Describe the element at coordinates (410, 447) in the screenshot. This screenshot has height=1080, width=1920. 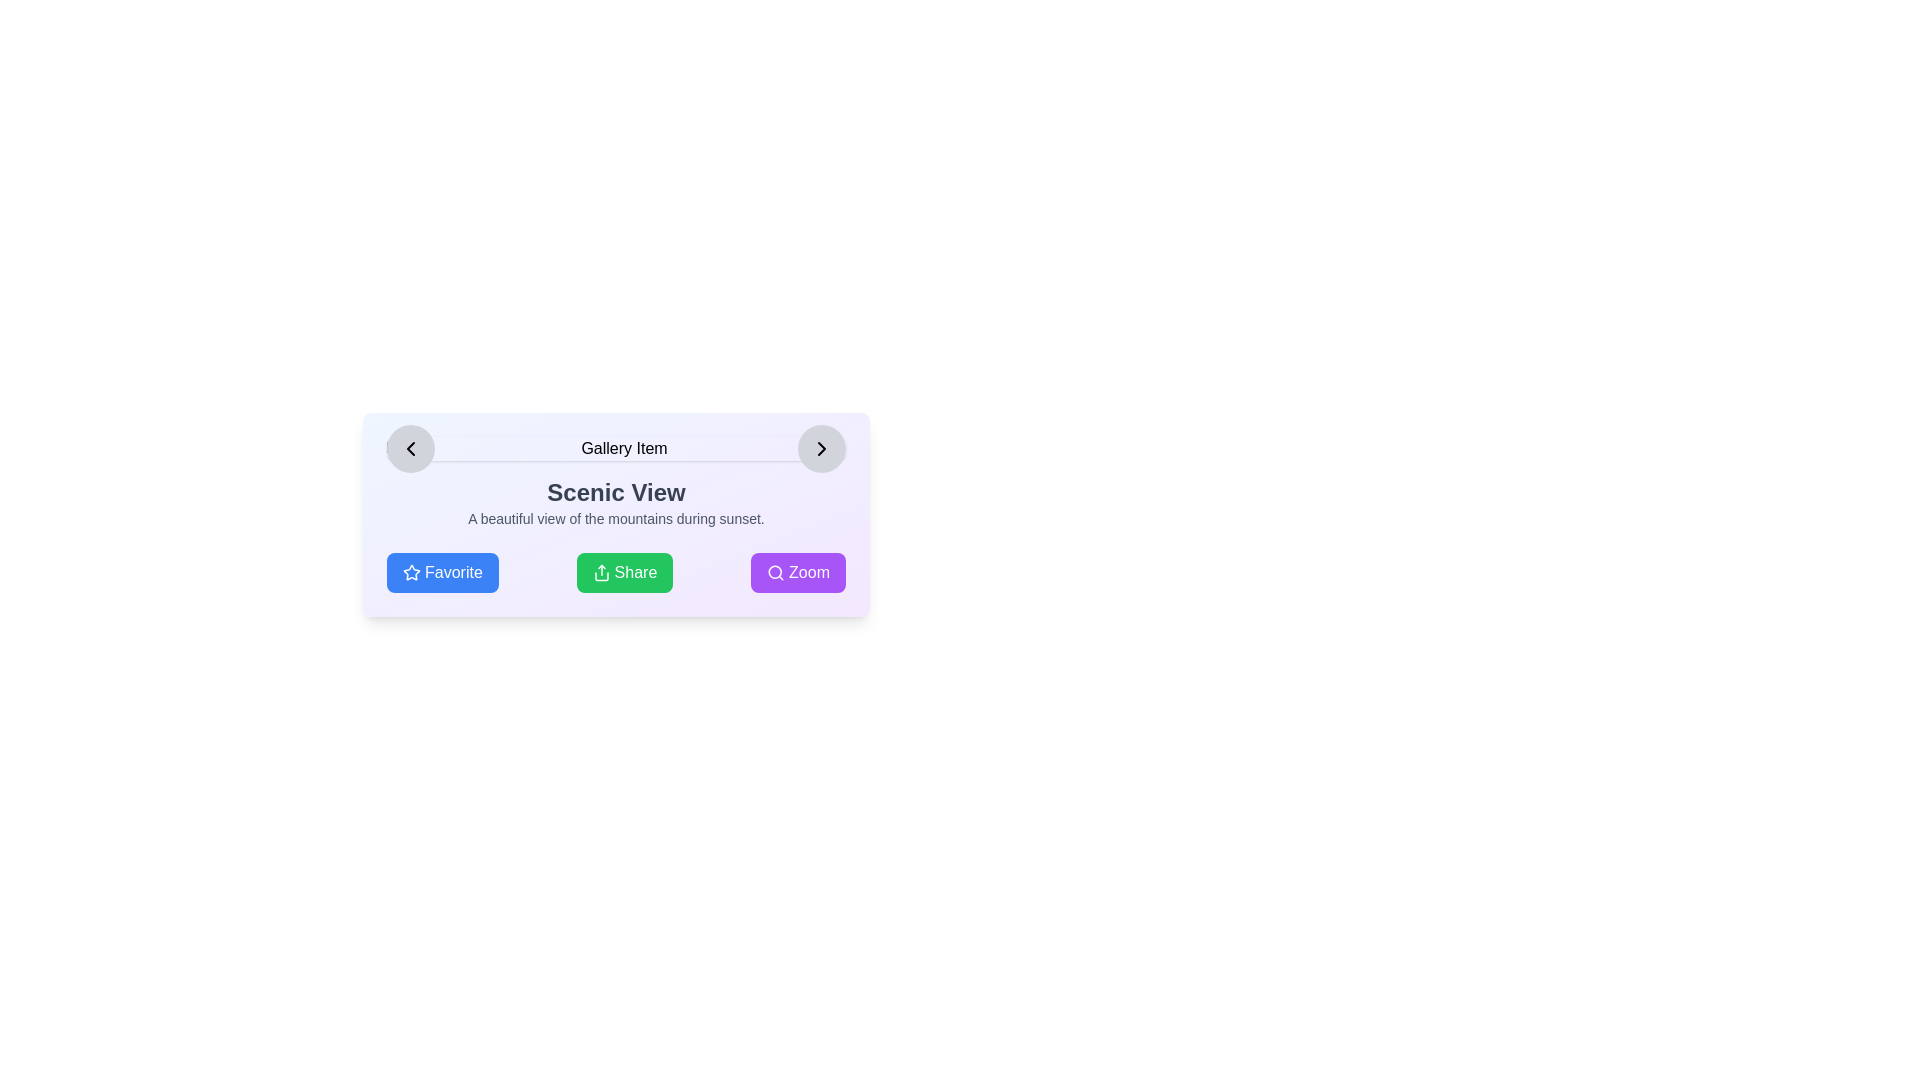
I see `the leftward pointing chevron icon located in the navigation header next to the 'Gallery Item' label` at that location.